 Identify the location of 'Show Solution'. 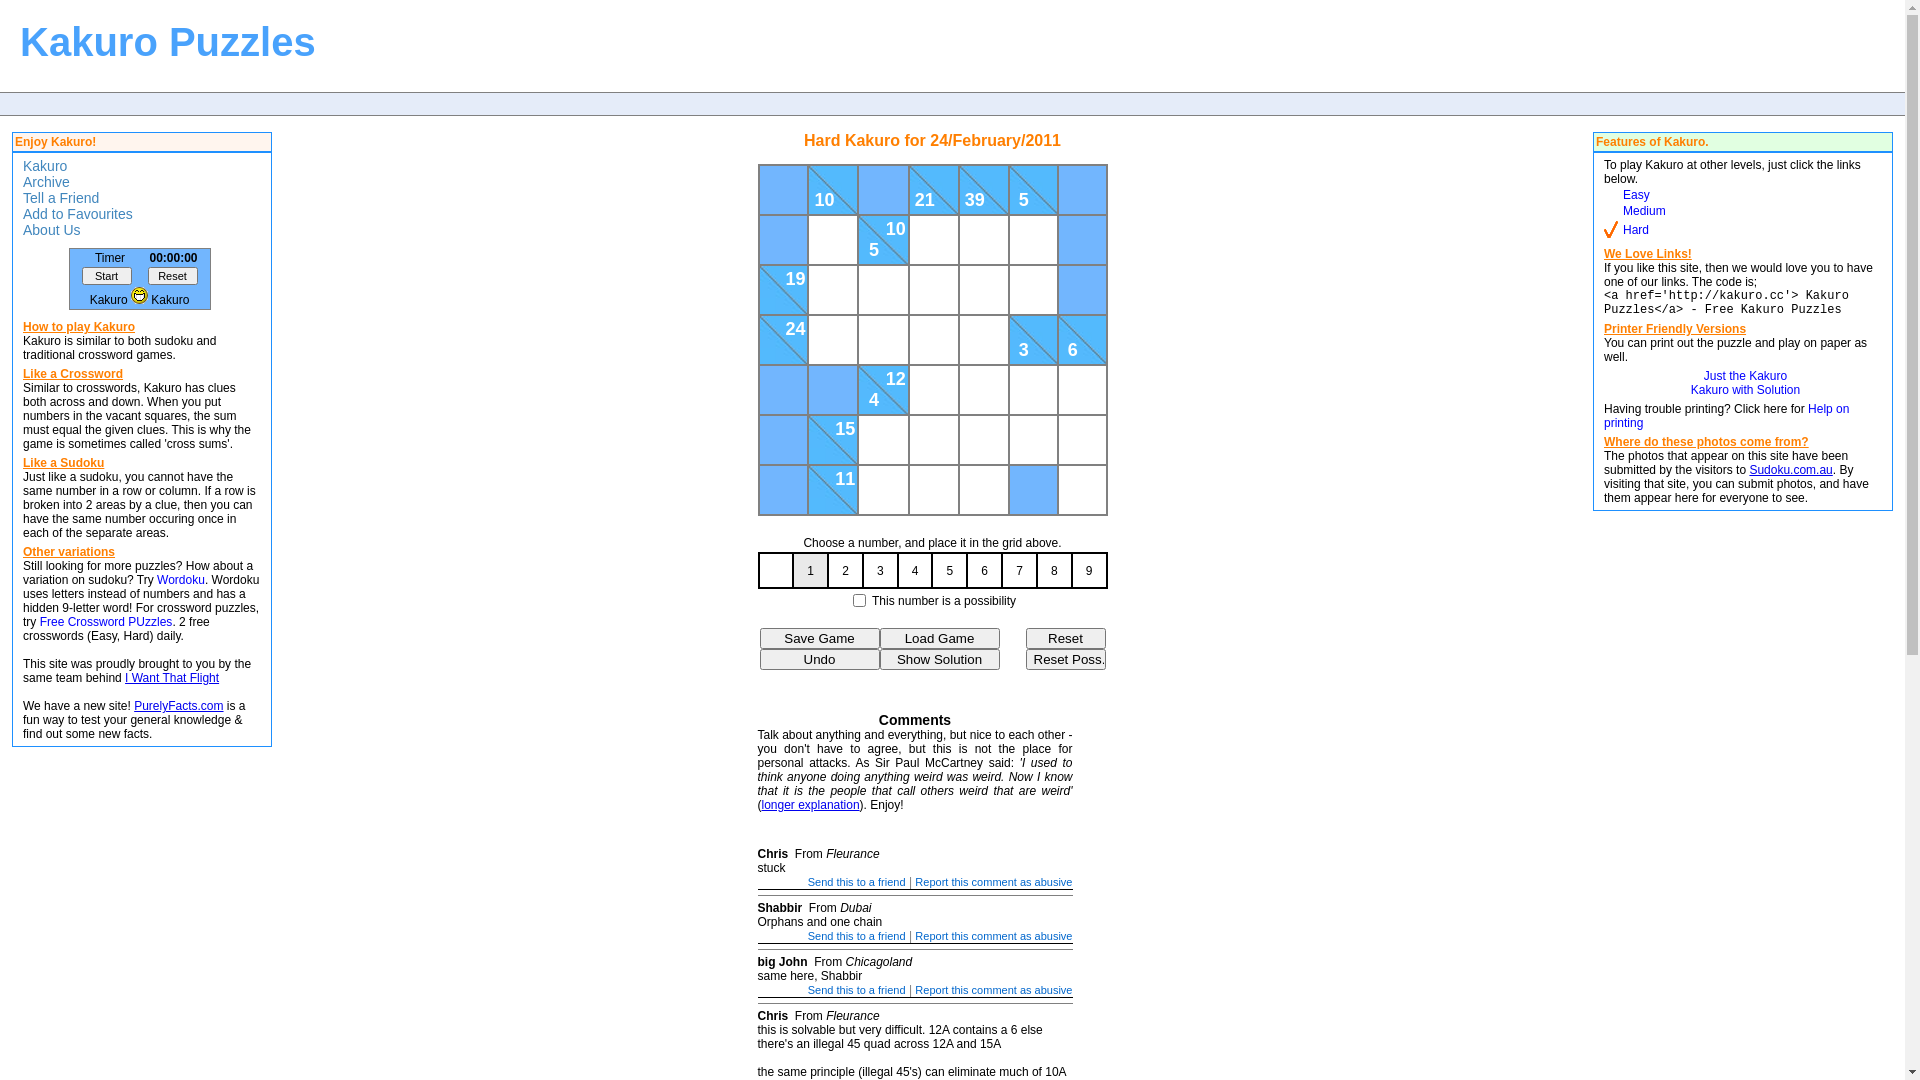
(939, 659).